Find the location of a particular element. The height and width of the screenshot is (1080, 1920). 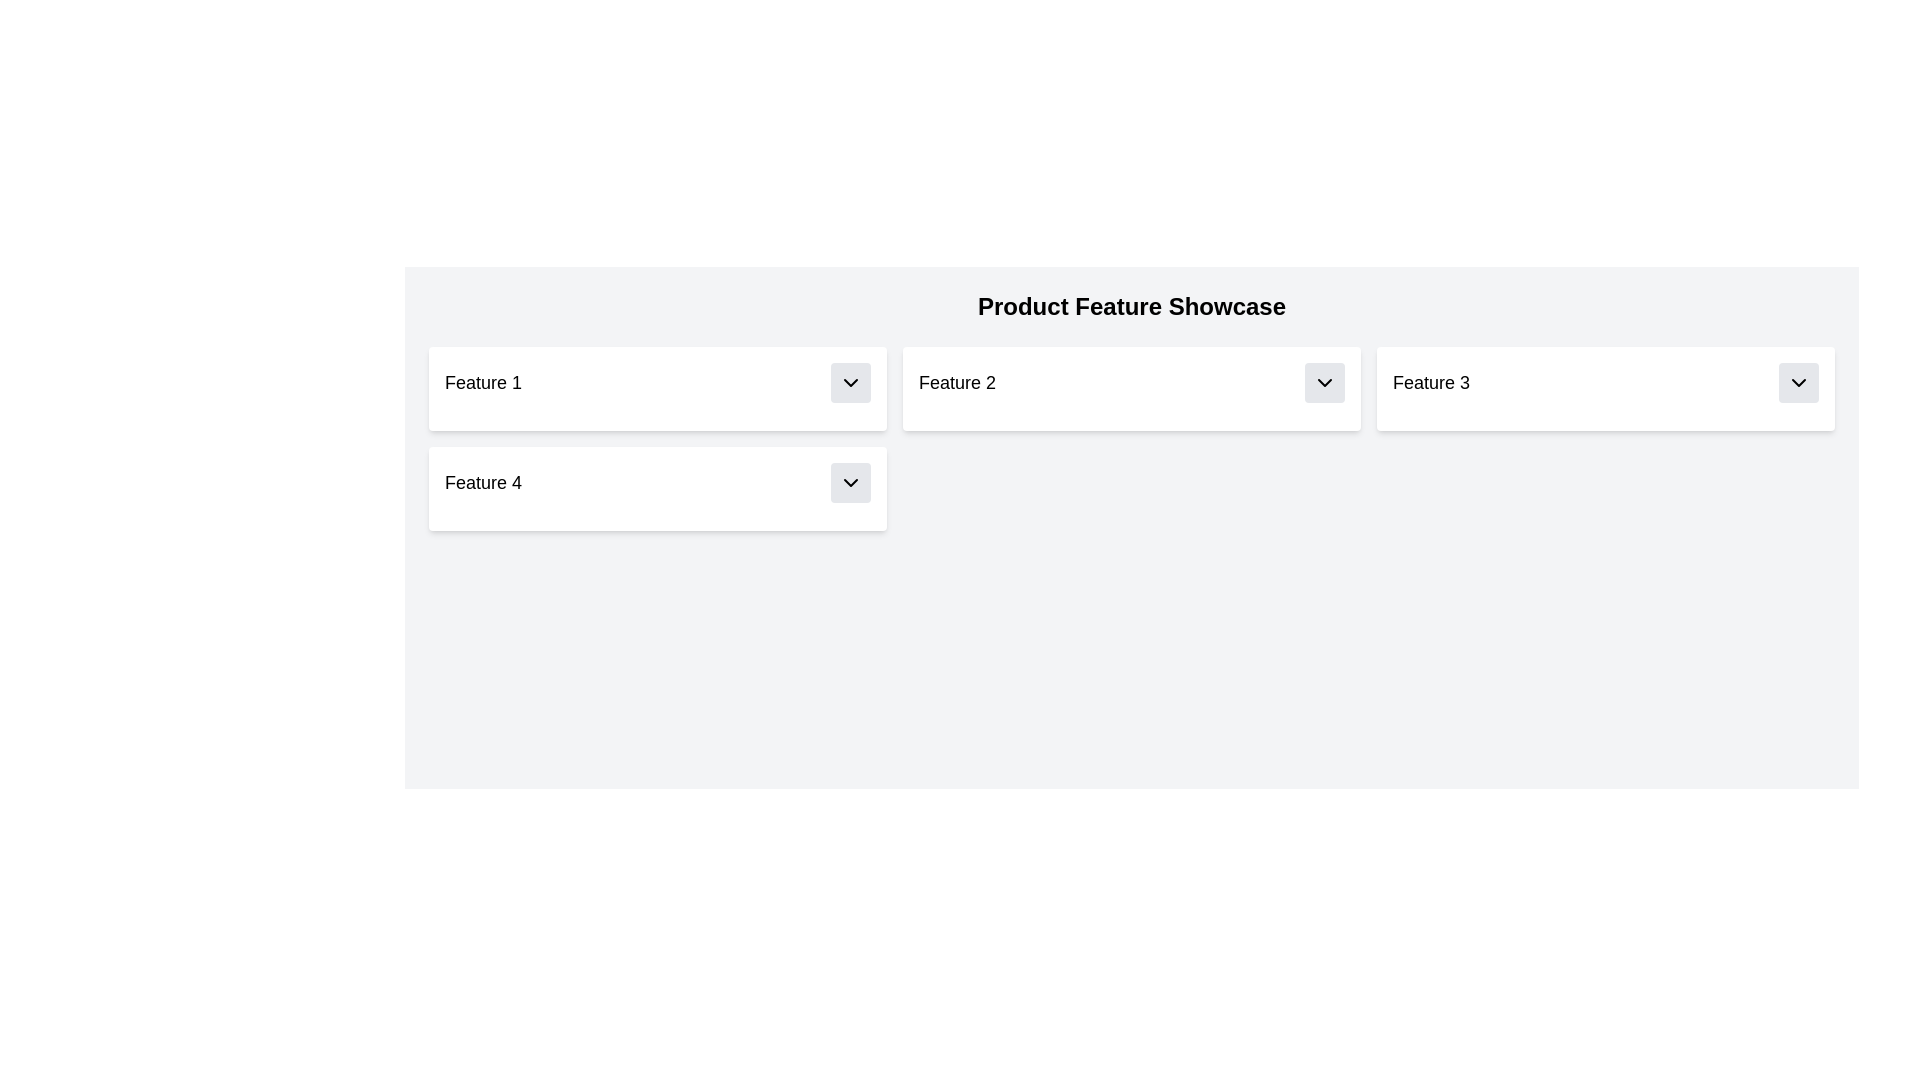

the Information card featuring 'Feature 1' with a dropdown arrow, located in the top-left corner of the grid layout is located at coordinates (657, 389).